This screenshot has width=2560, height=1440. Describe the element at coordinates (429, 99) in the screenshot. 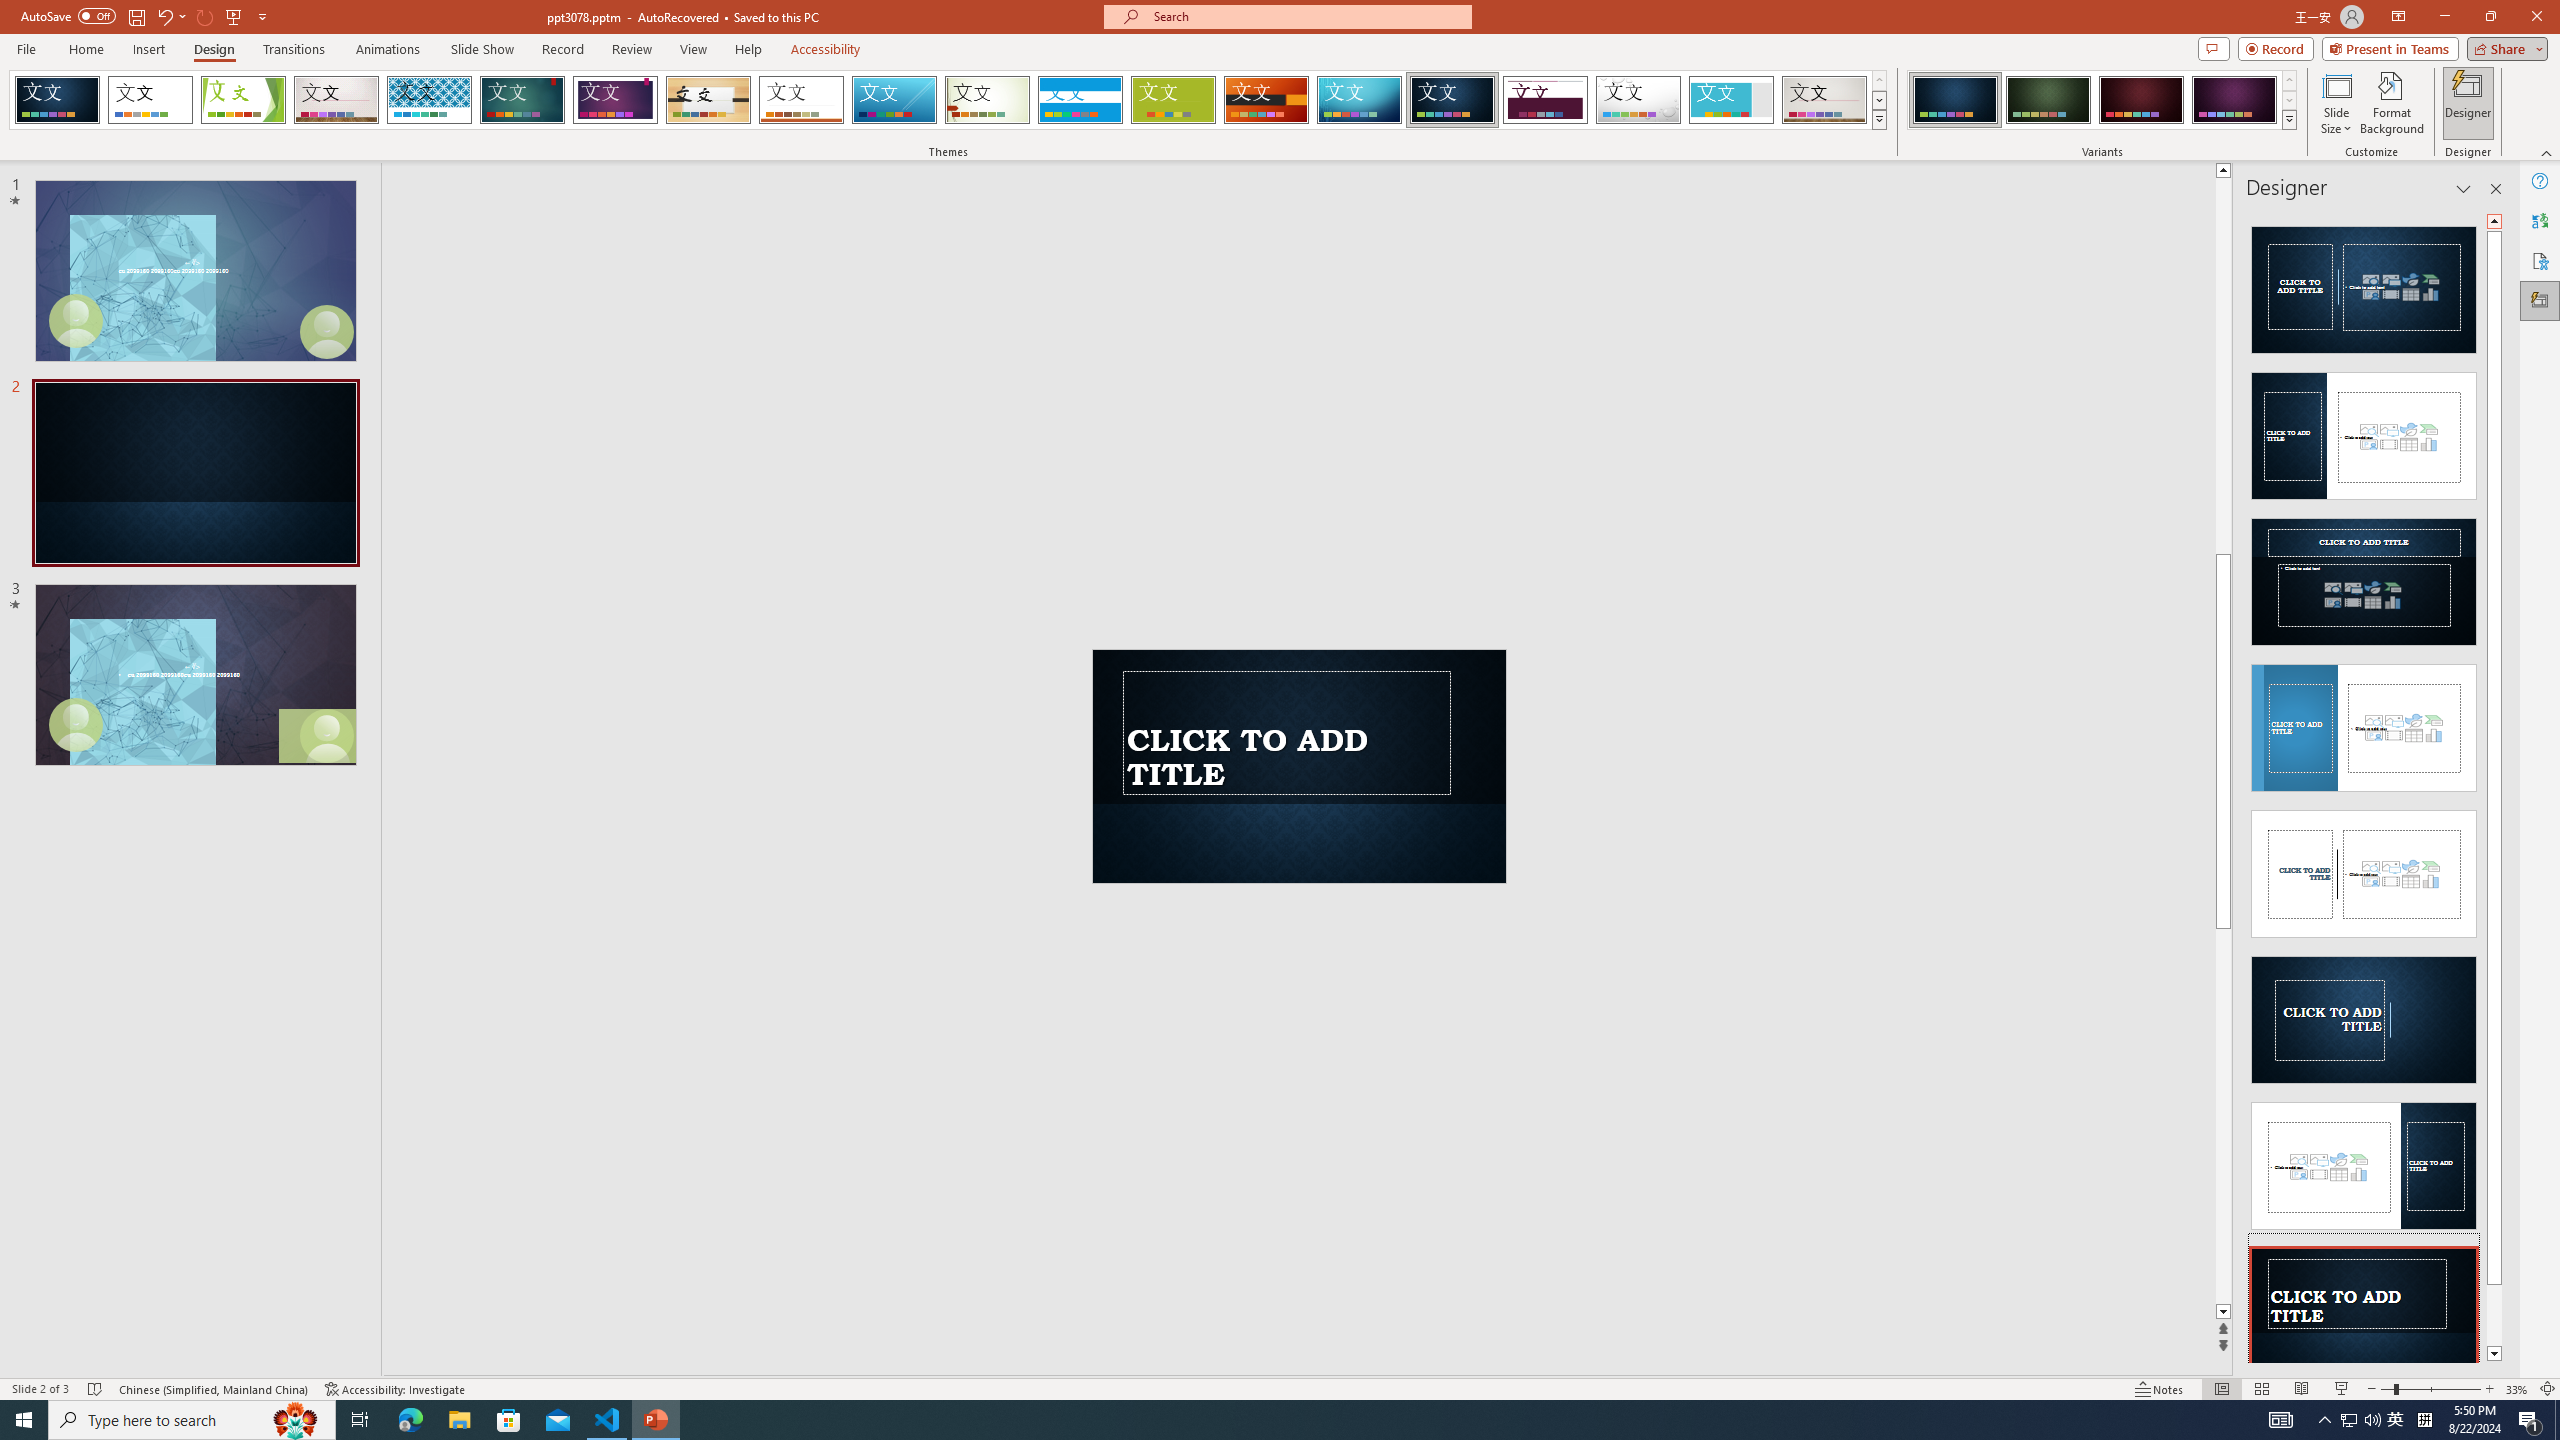

I see `'Integral'` at that location.